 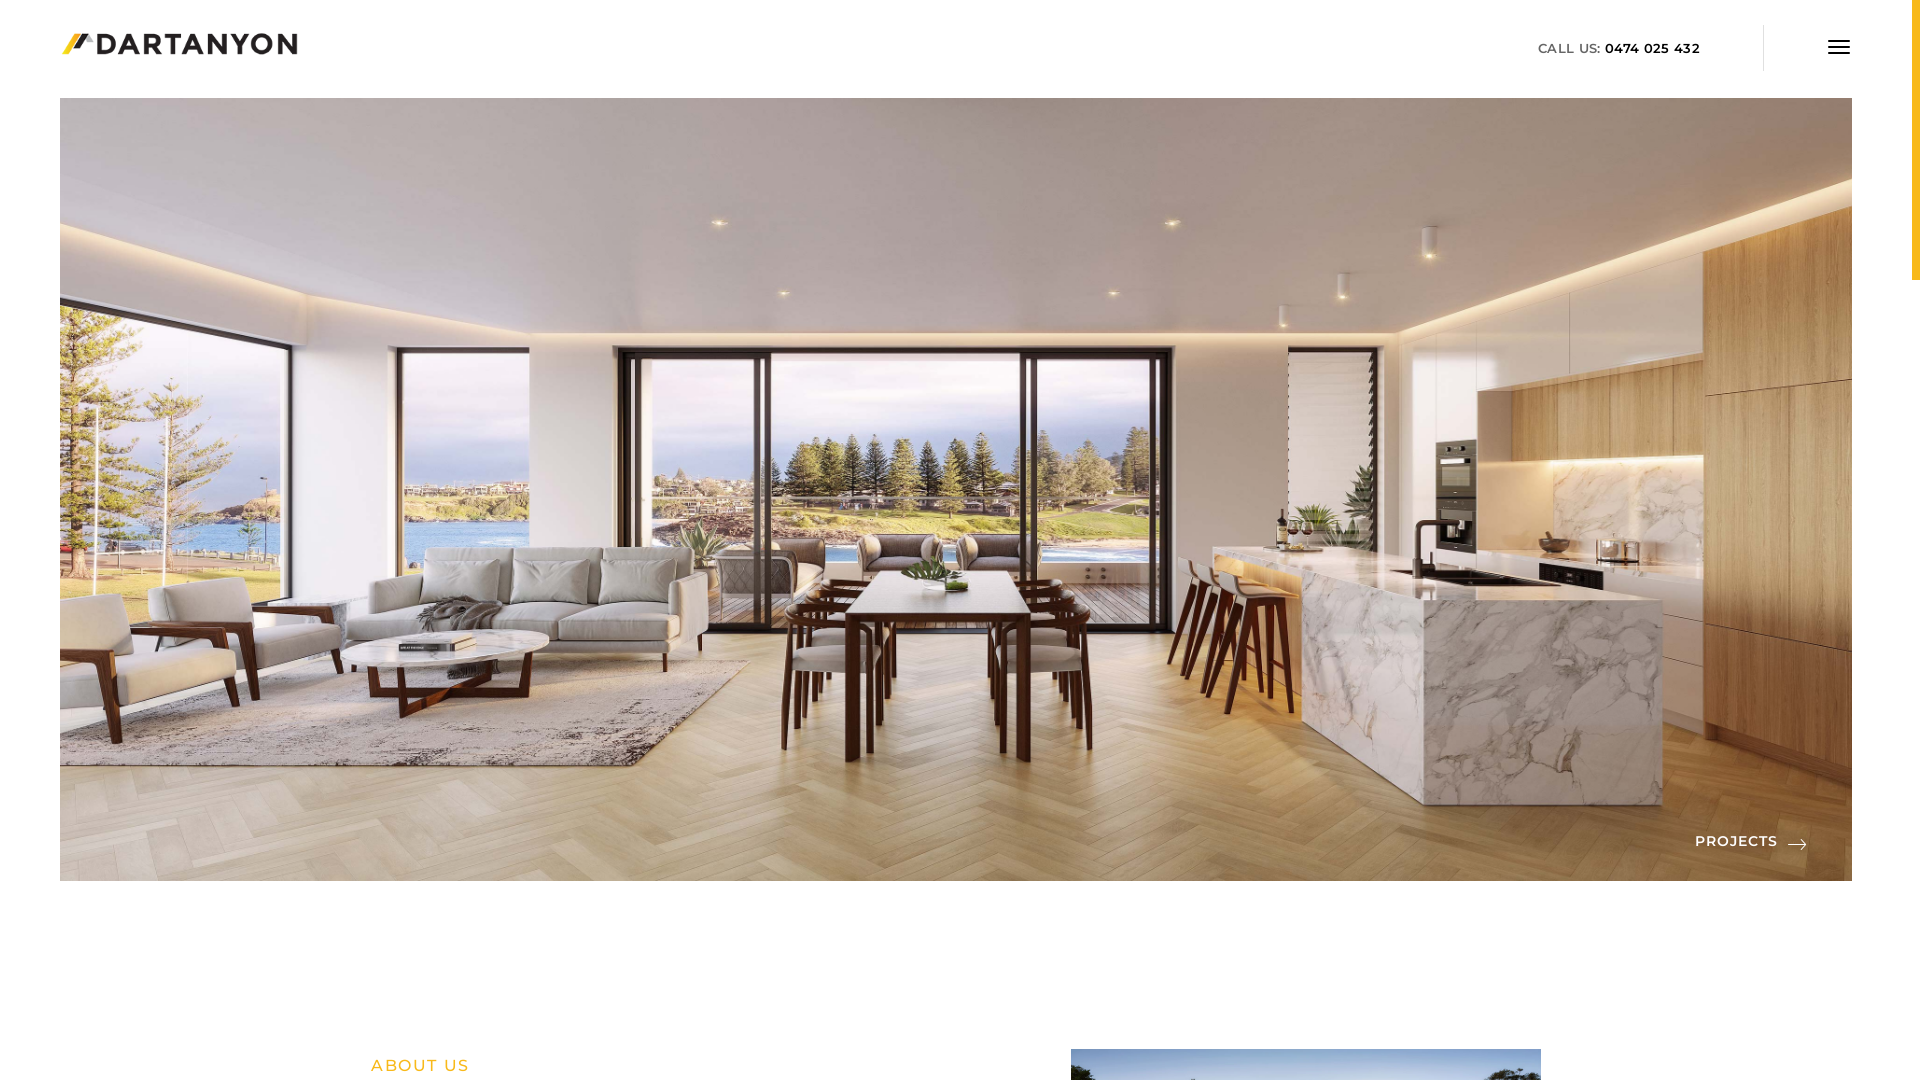 I want to click on 'PROJECTS', so click(x=1693, y=842).